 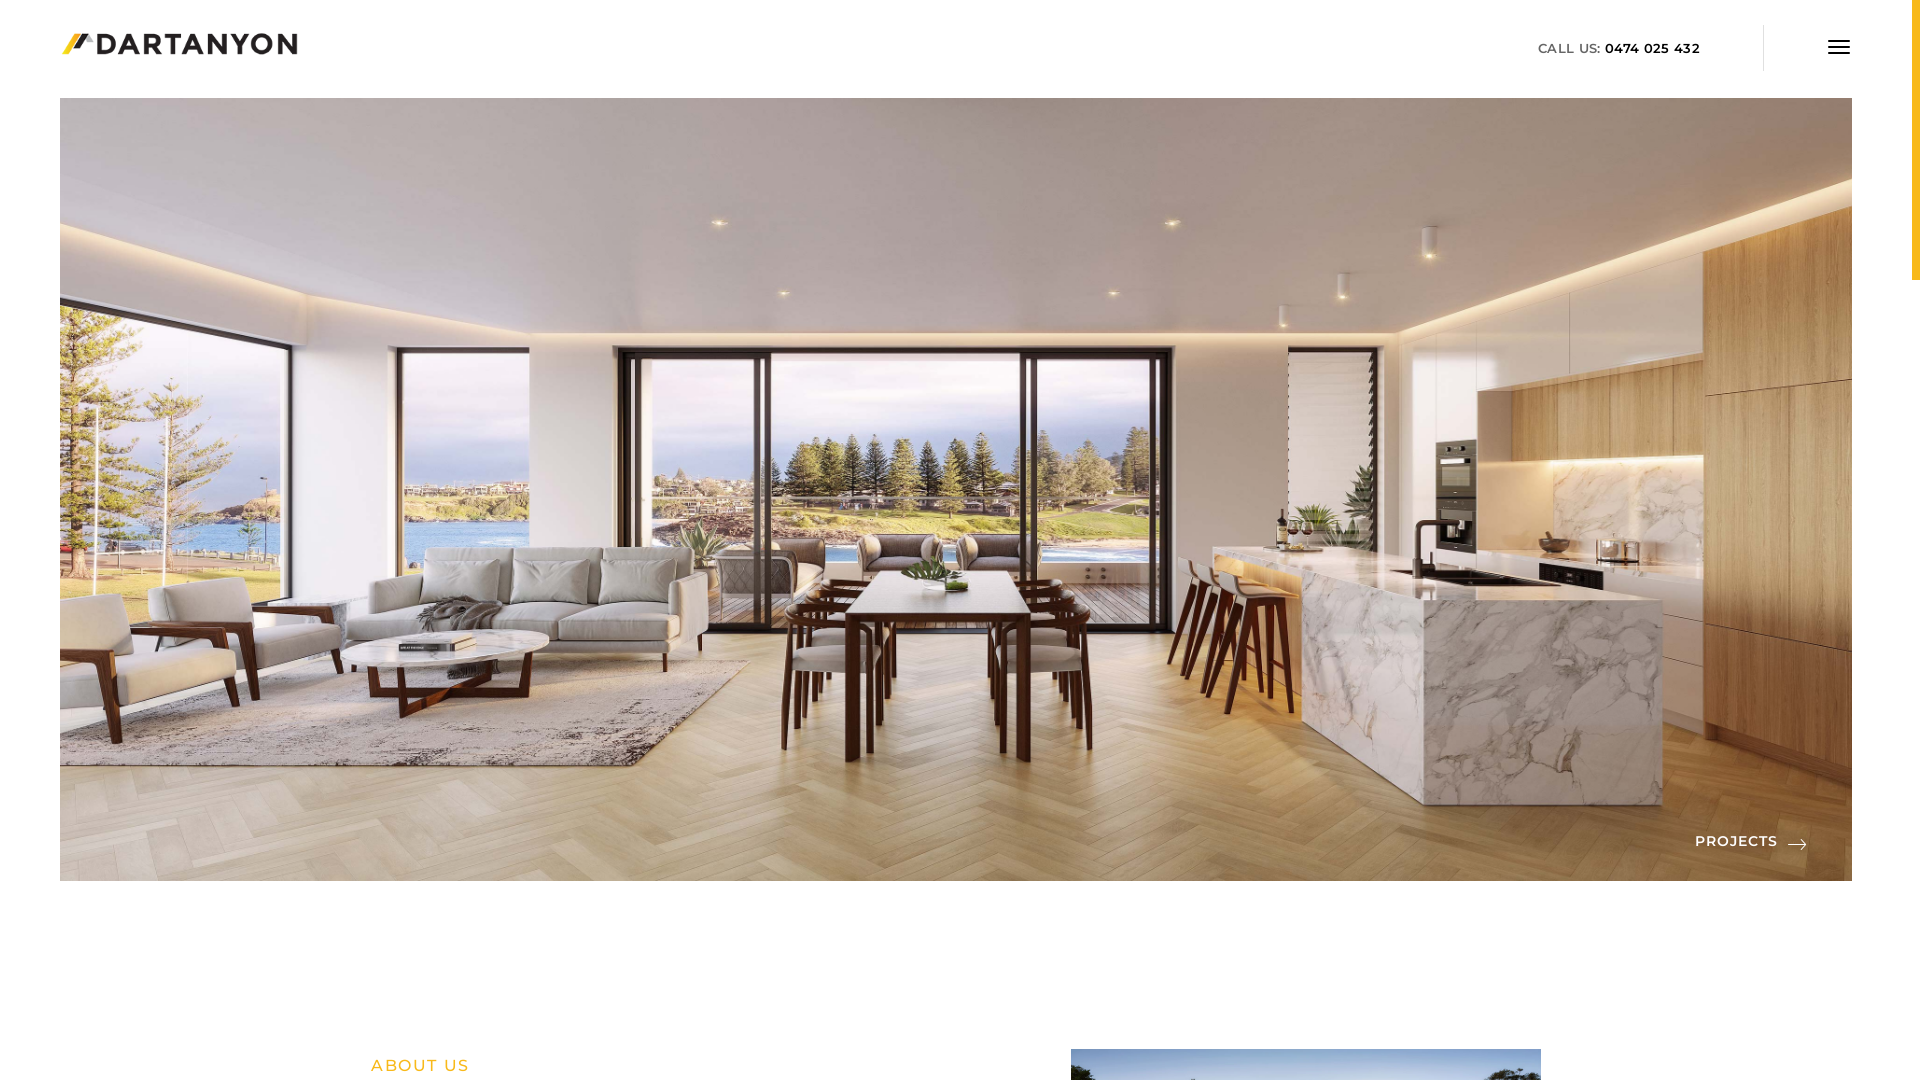 I want to click on 'PROJECTS', so click(x=1693, y=842).